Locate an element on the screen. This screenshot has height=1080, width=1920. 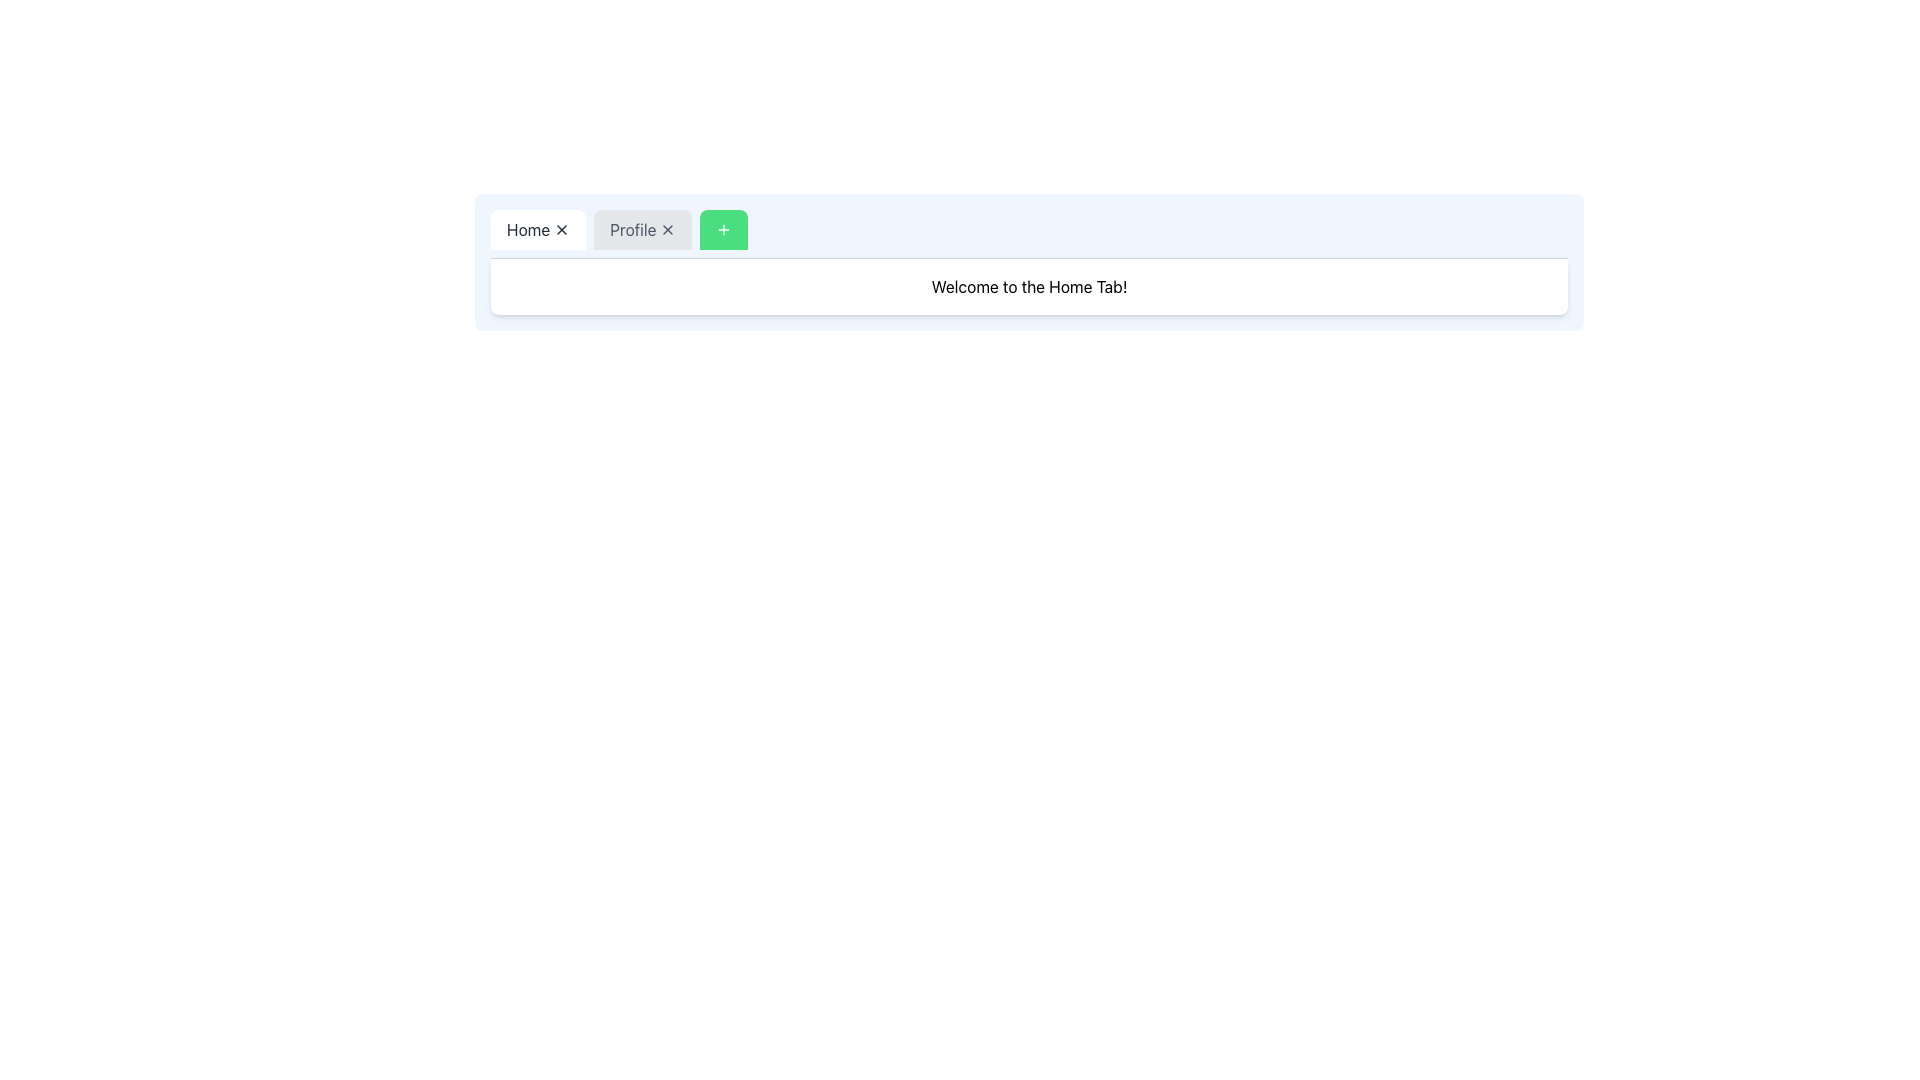
the 'Home' tab button with a close icon is located at coordinates (538, 229).